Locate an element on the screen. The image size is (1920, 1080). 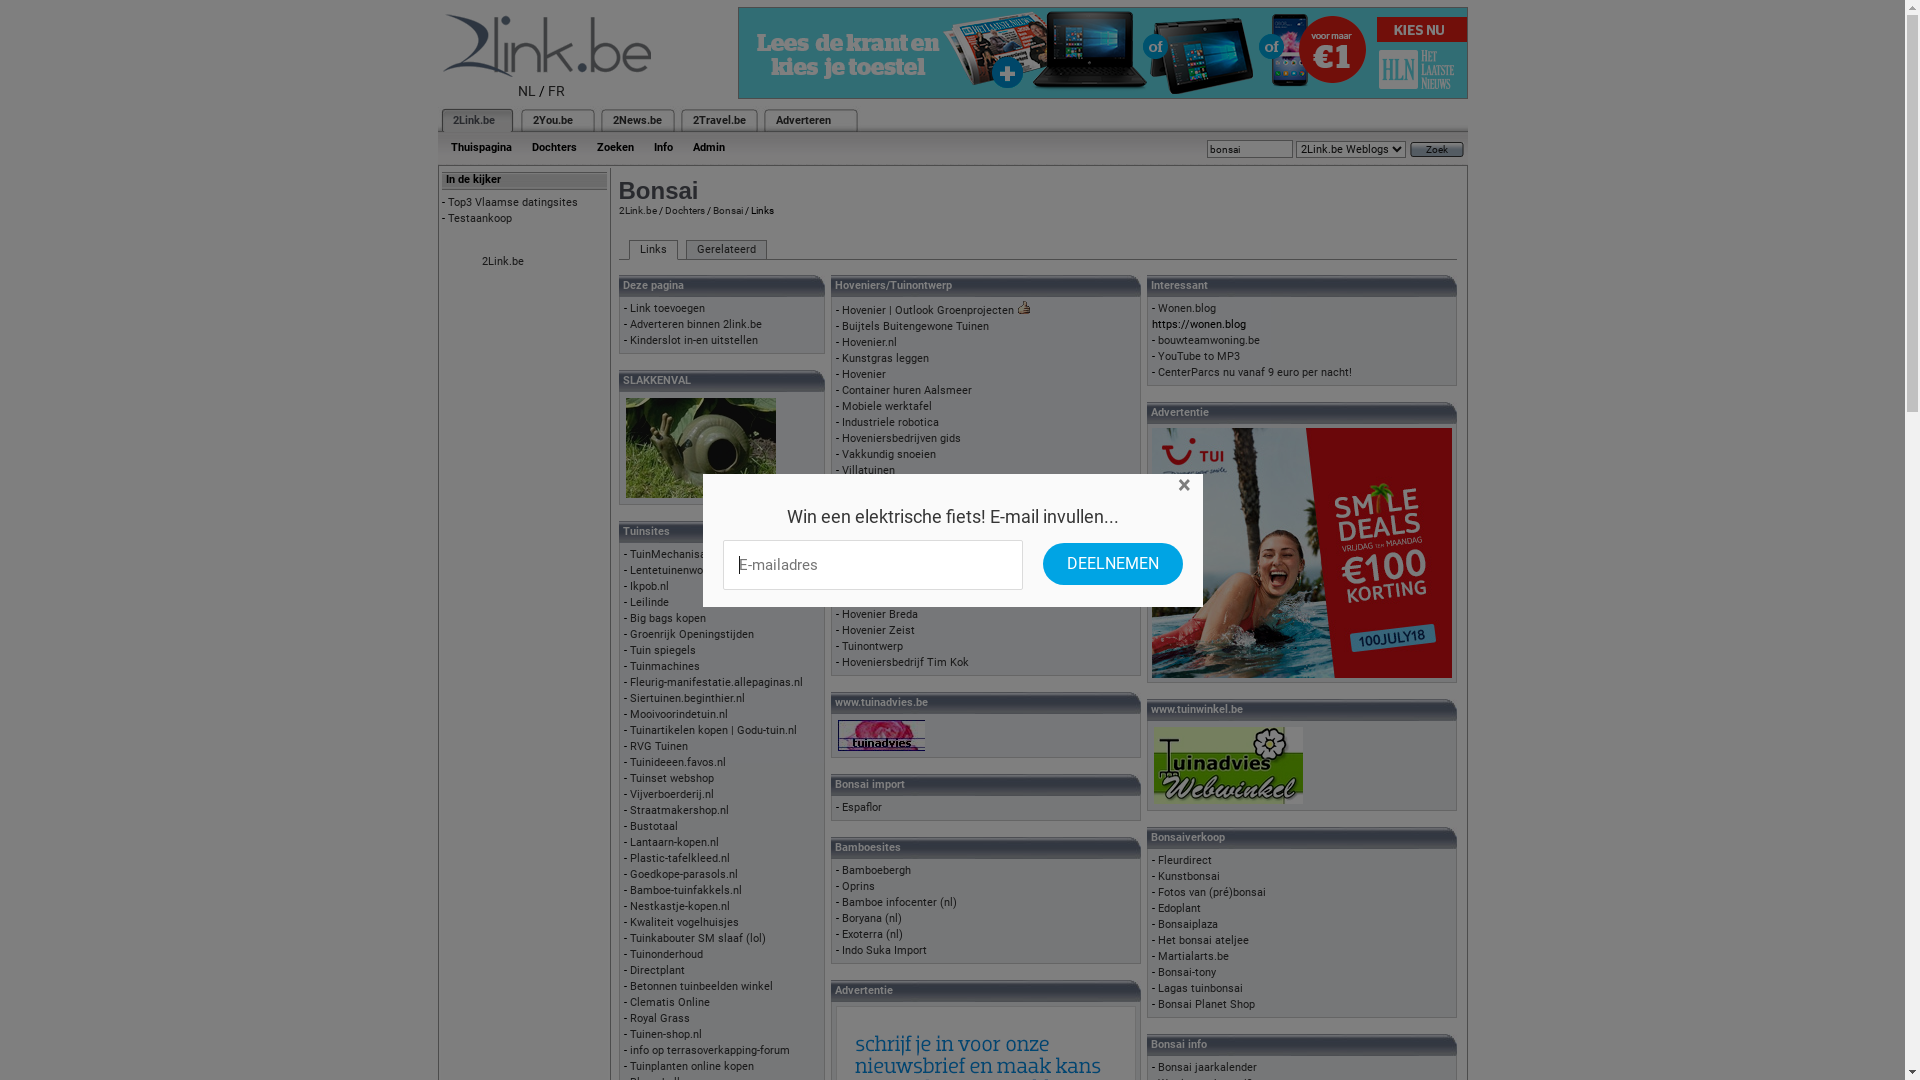
'Hovenier.nl' is located at coordinates (869, 341).